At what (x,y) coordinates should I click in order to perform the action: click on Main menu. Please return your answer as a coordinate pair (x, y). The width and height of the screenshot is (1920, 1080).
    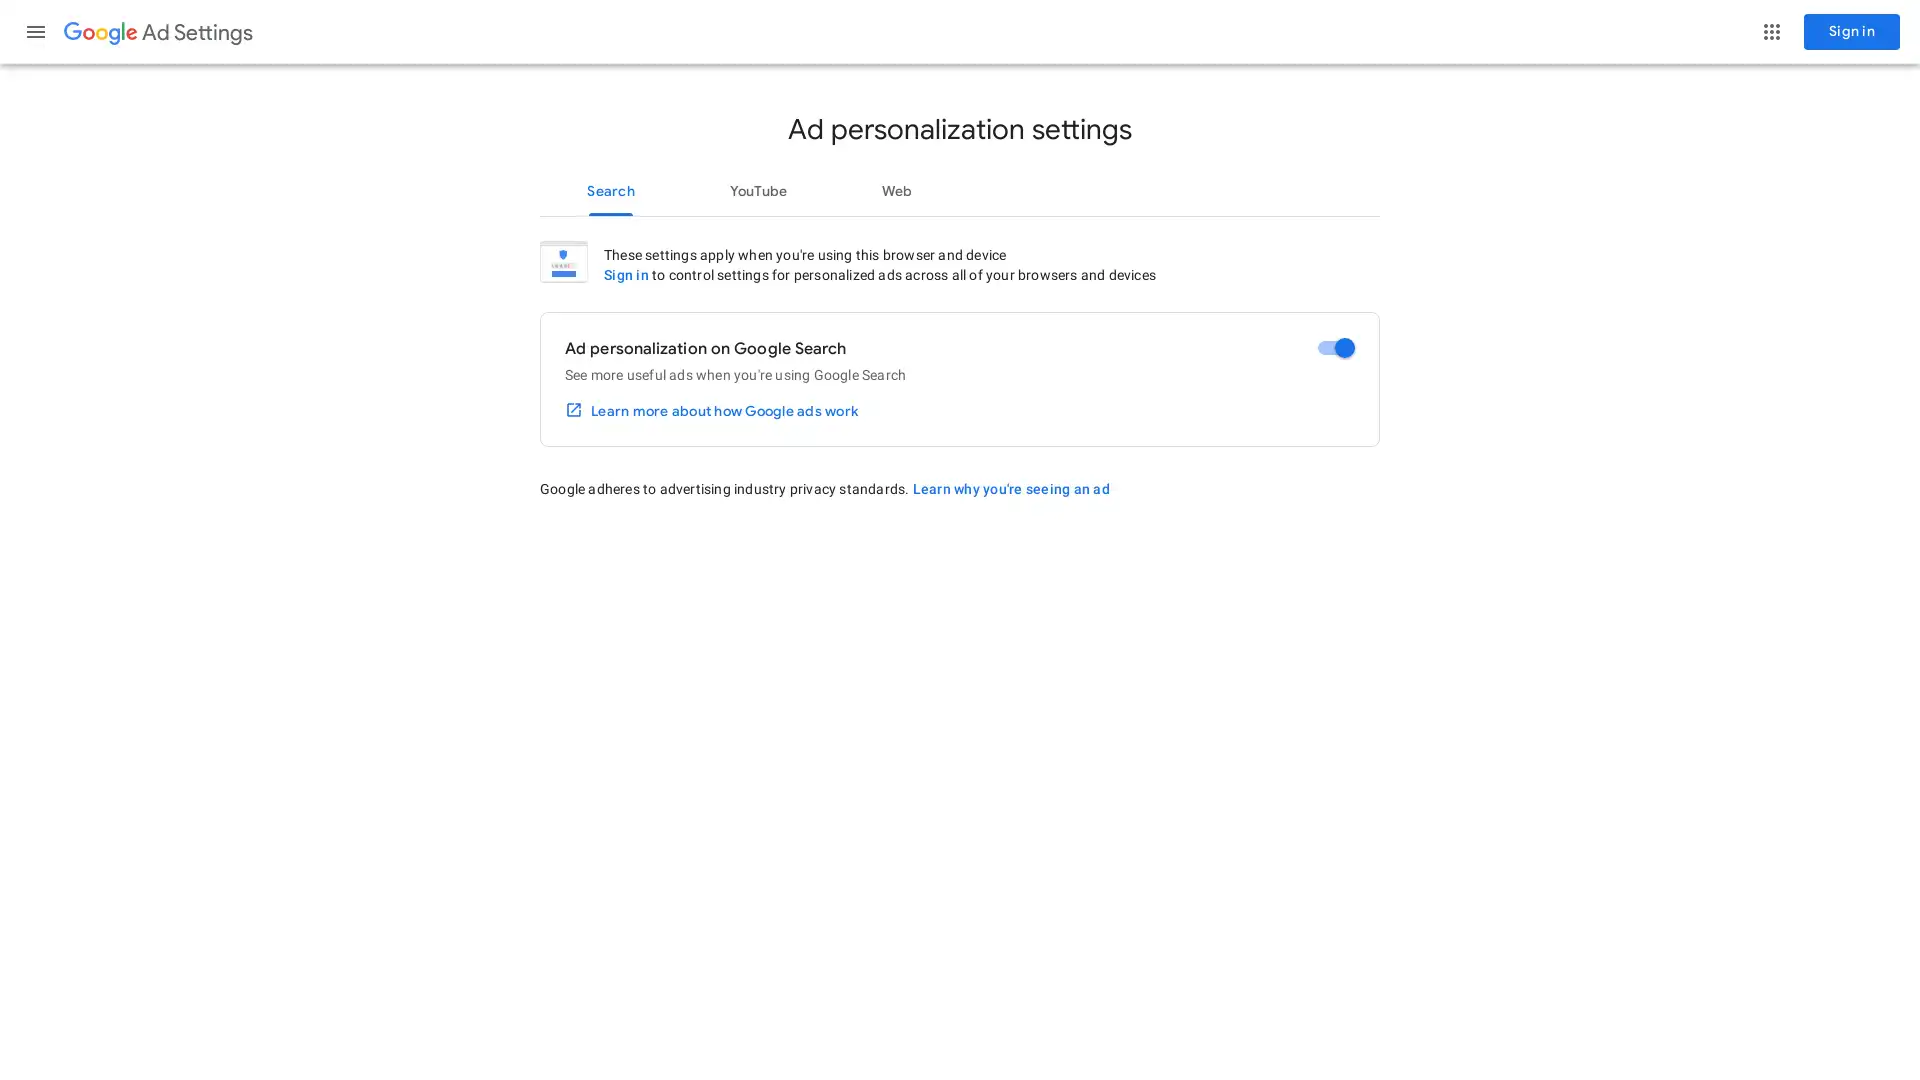
    Looking at the image, I should click on (35, 31).